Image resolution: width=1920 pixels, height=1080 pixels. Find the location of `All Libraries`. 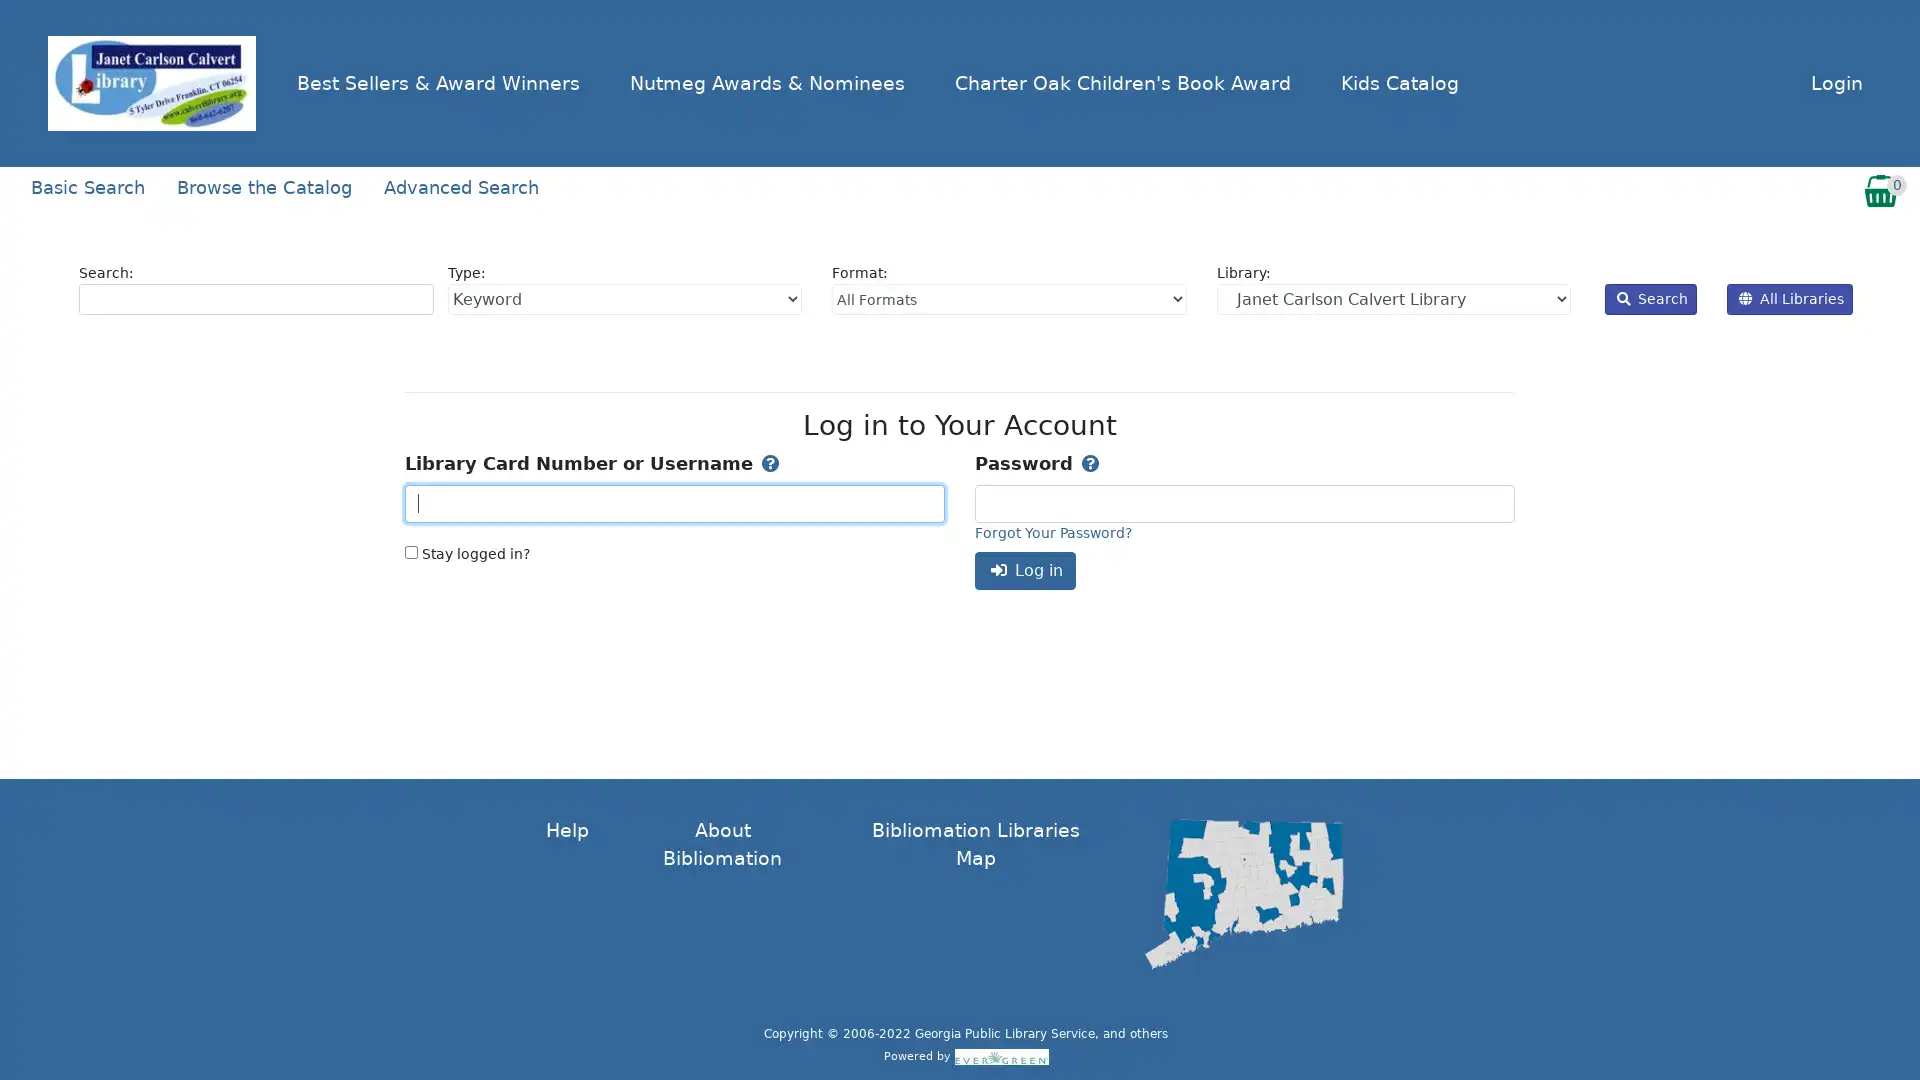

All Libraries is located at coordinates (1790, 298).